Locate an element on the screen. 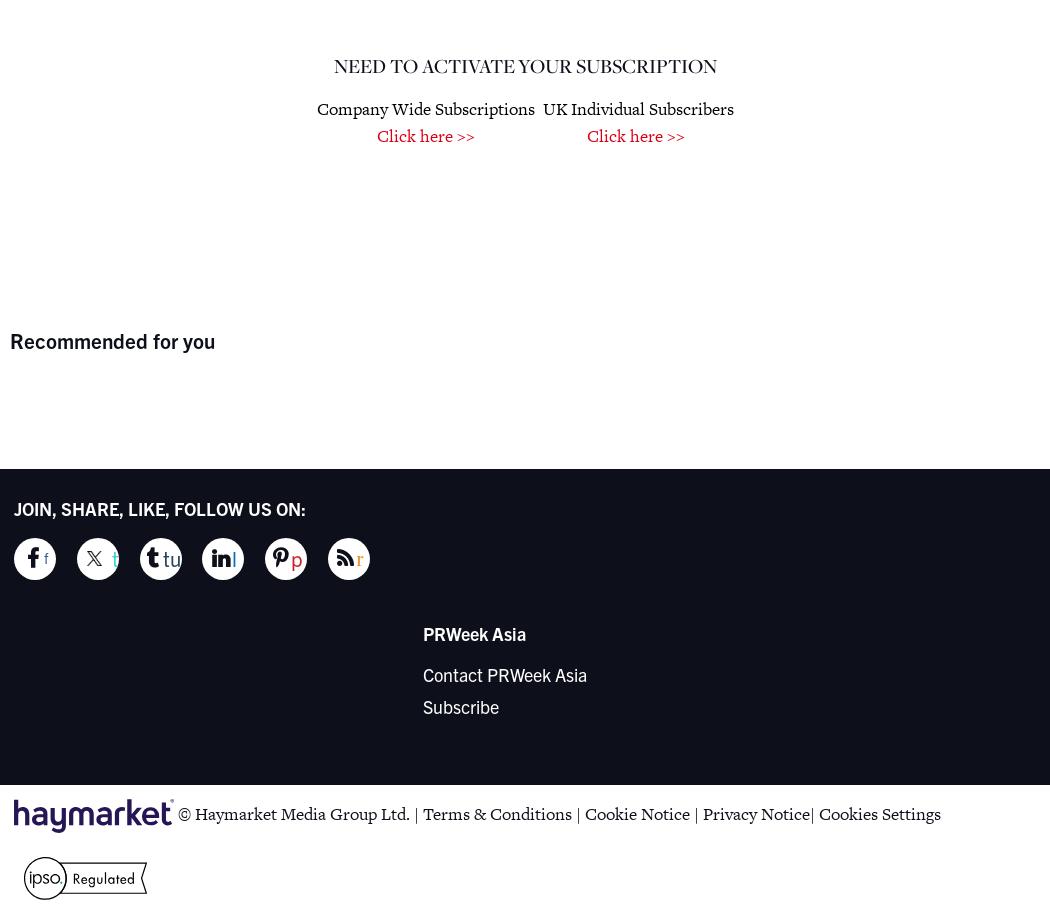 Image resolution: width=1050 pixels, height=909 pixels. 'Need to activate your Subscription' is located at coordinates (523, 64).